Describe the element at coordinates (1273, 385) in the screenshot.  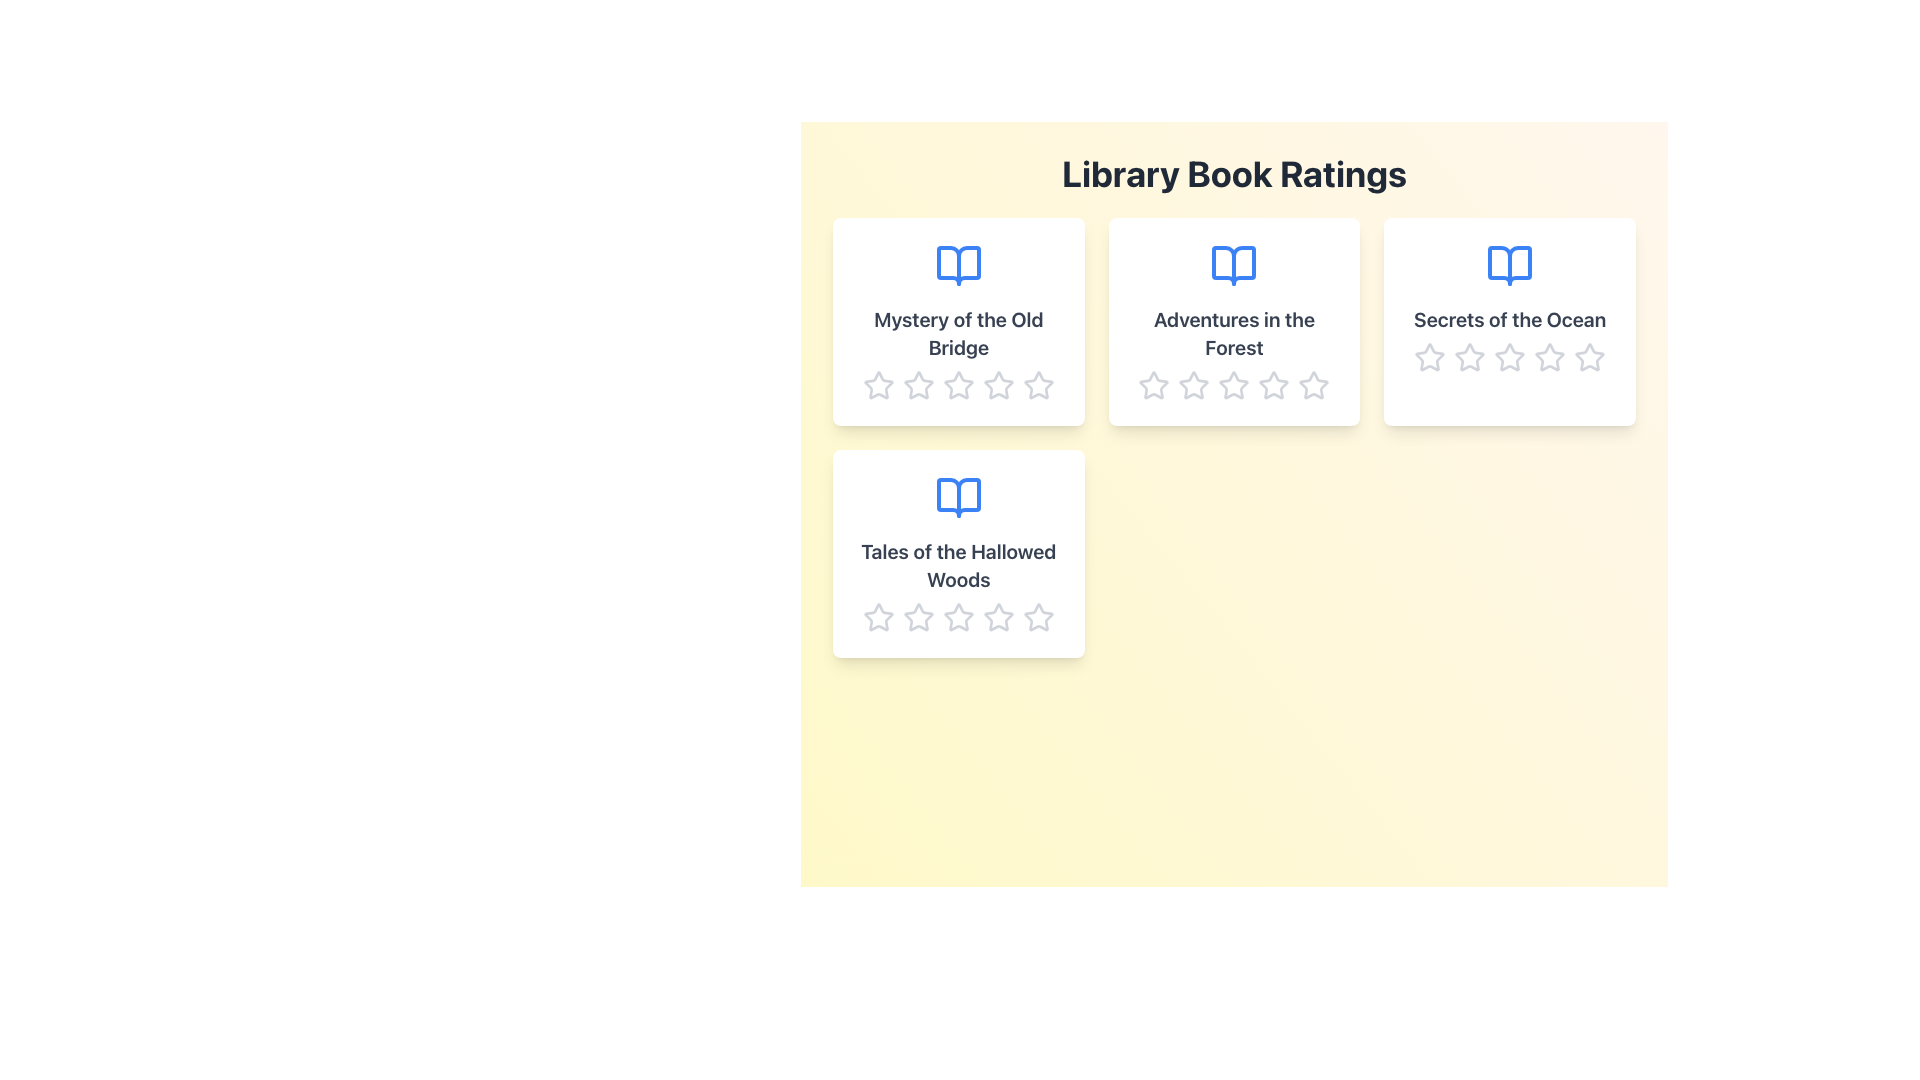
I see `the fourth star-shaped icon in the rating row under the 'Adventures in the Forest' section of the 'Library Book Ratings' interface to rate it` at that location.